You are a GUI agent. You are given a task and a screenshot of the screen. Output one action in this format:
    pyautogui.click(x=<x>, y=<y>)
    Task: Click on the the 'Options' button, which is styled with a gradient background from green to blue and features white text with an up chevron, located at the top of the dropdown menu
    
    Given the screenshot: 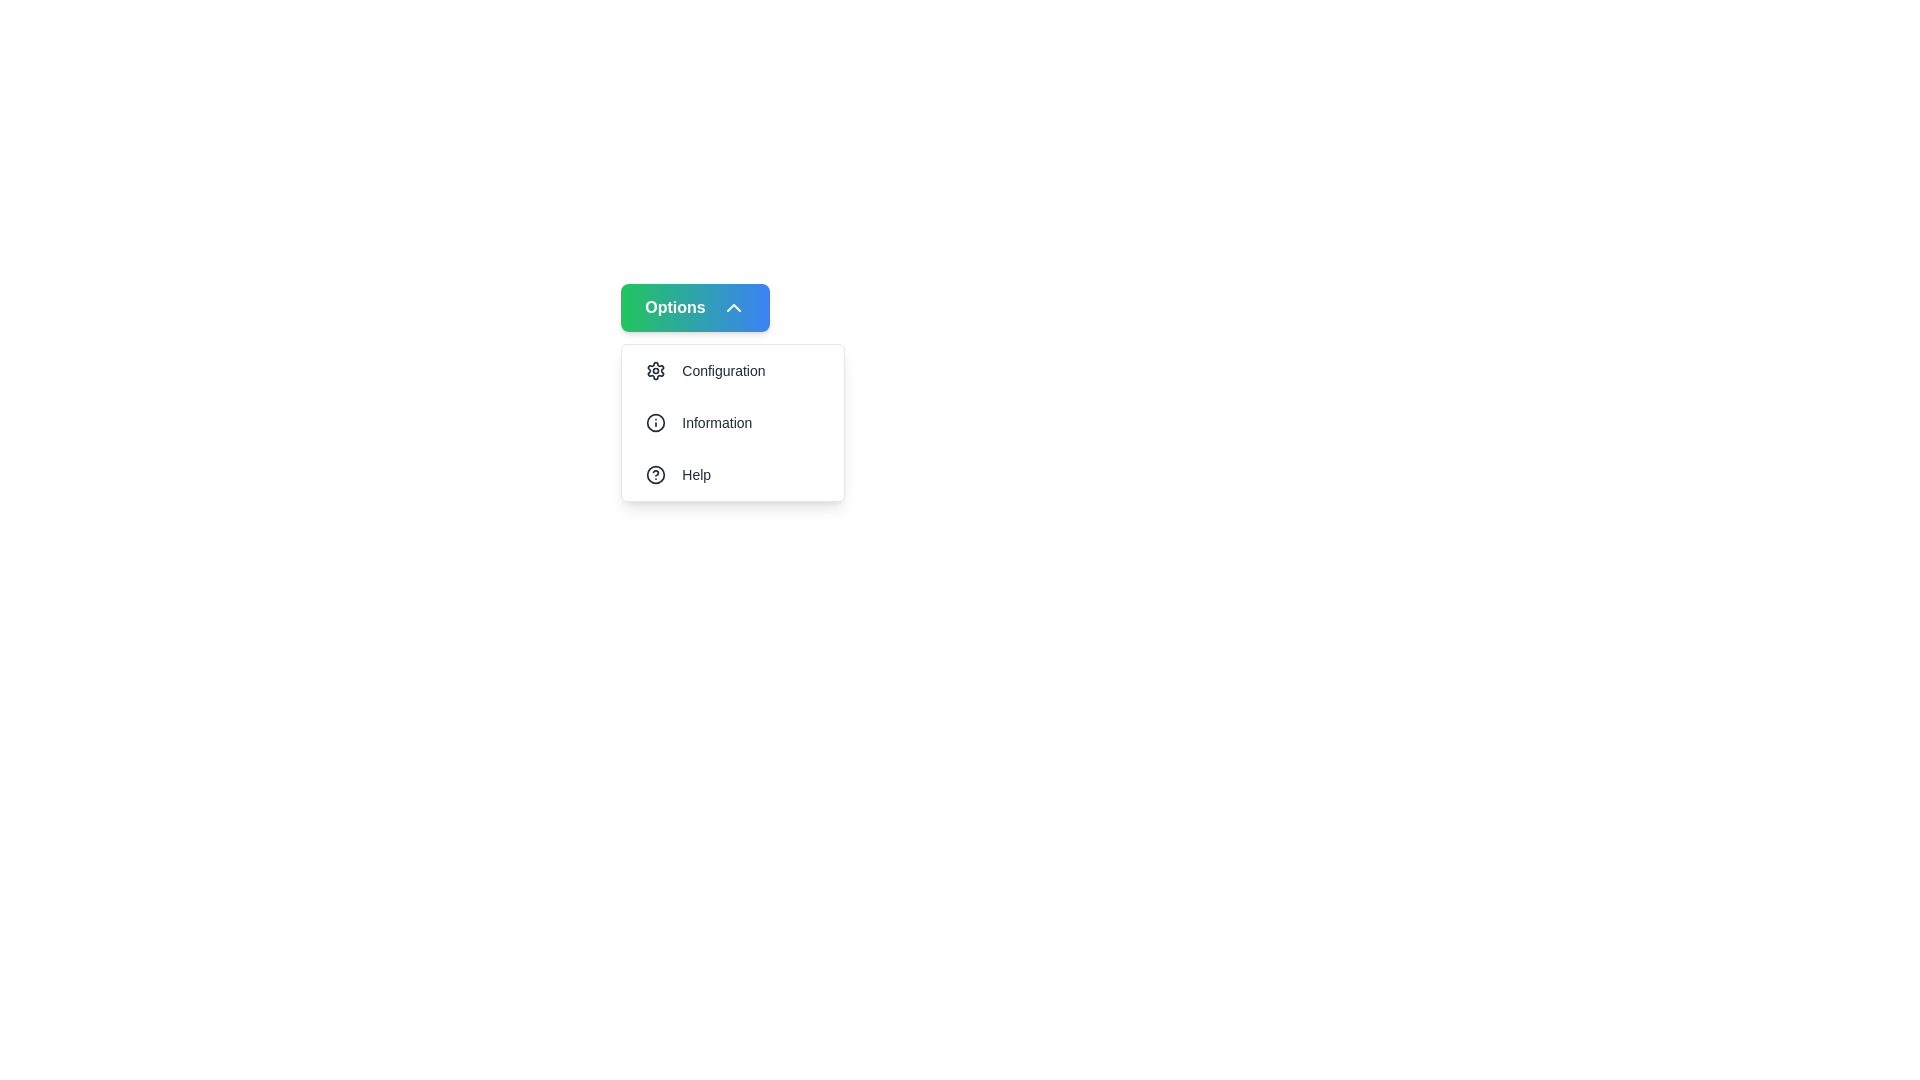 What is the action you would take?
    pyautogui.click(x=695, y=308)
    